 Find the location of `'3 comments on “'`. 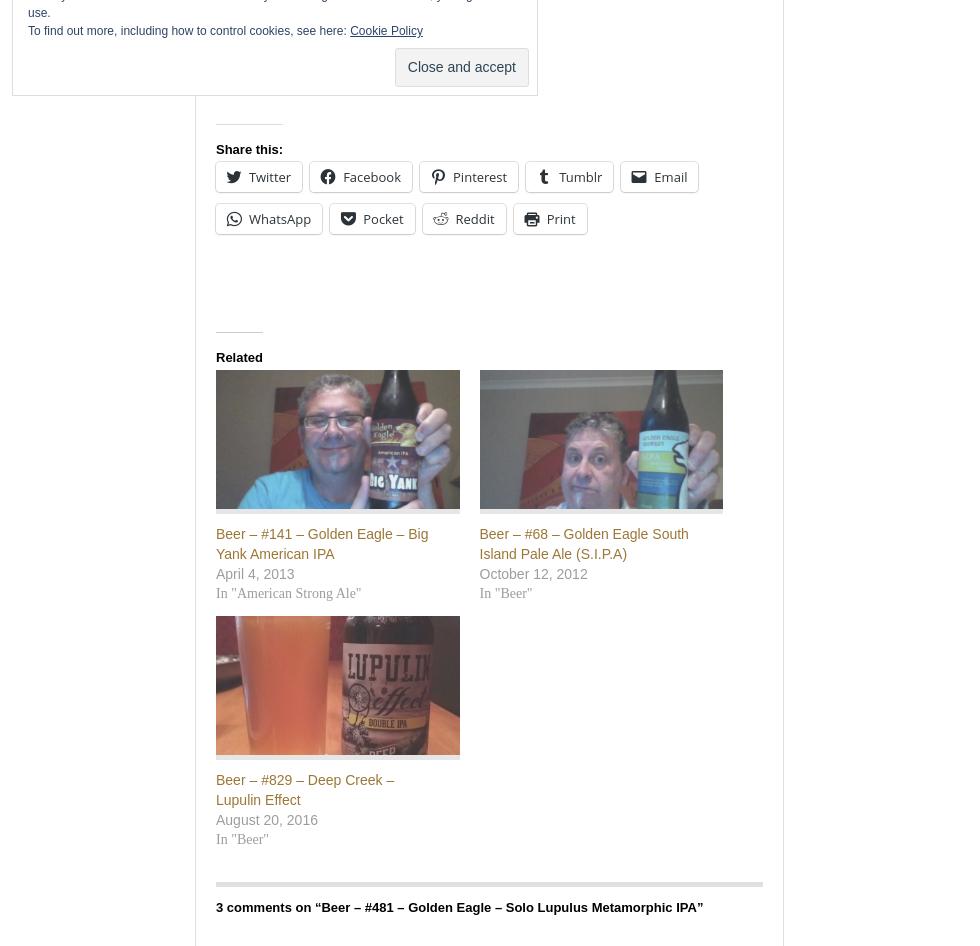

'3 comments on “' is located at coordinates (268, 906).